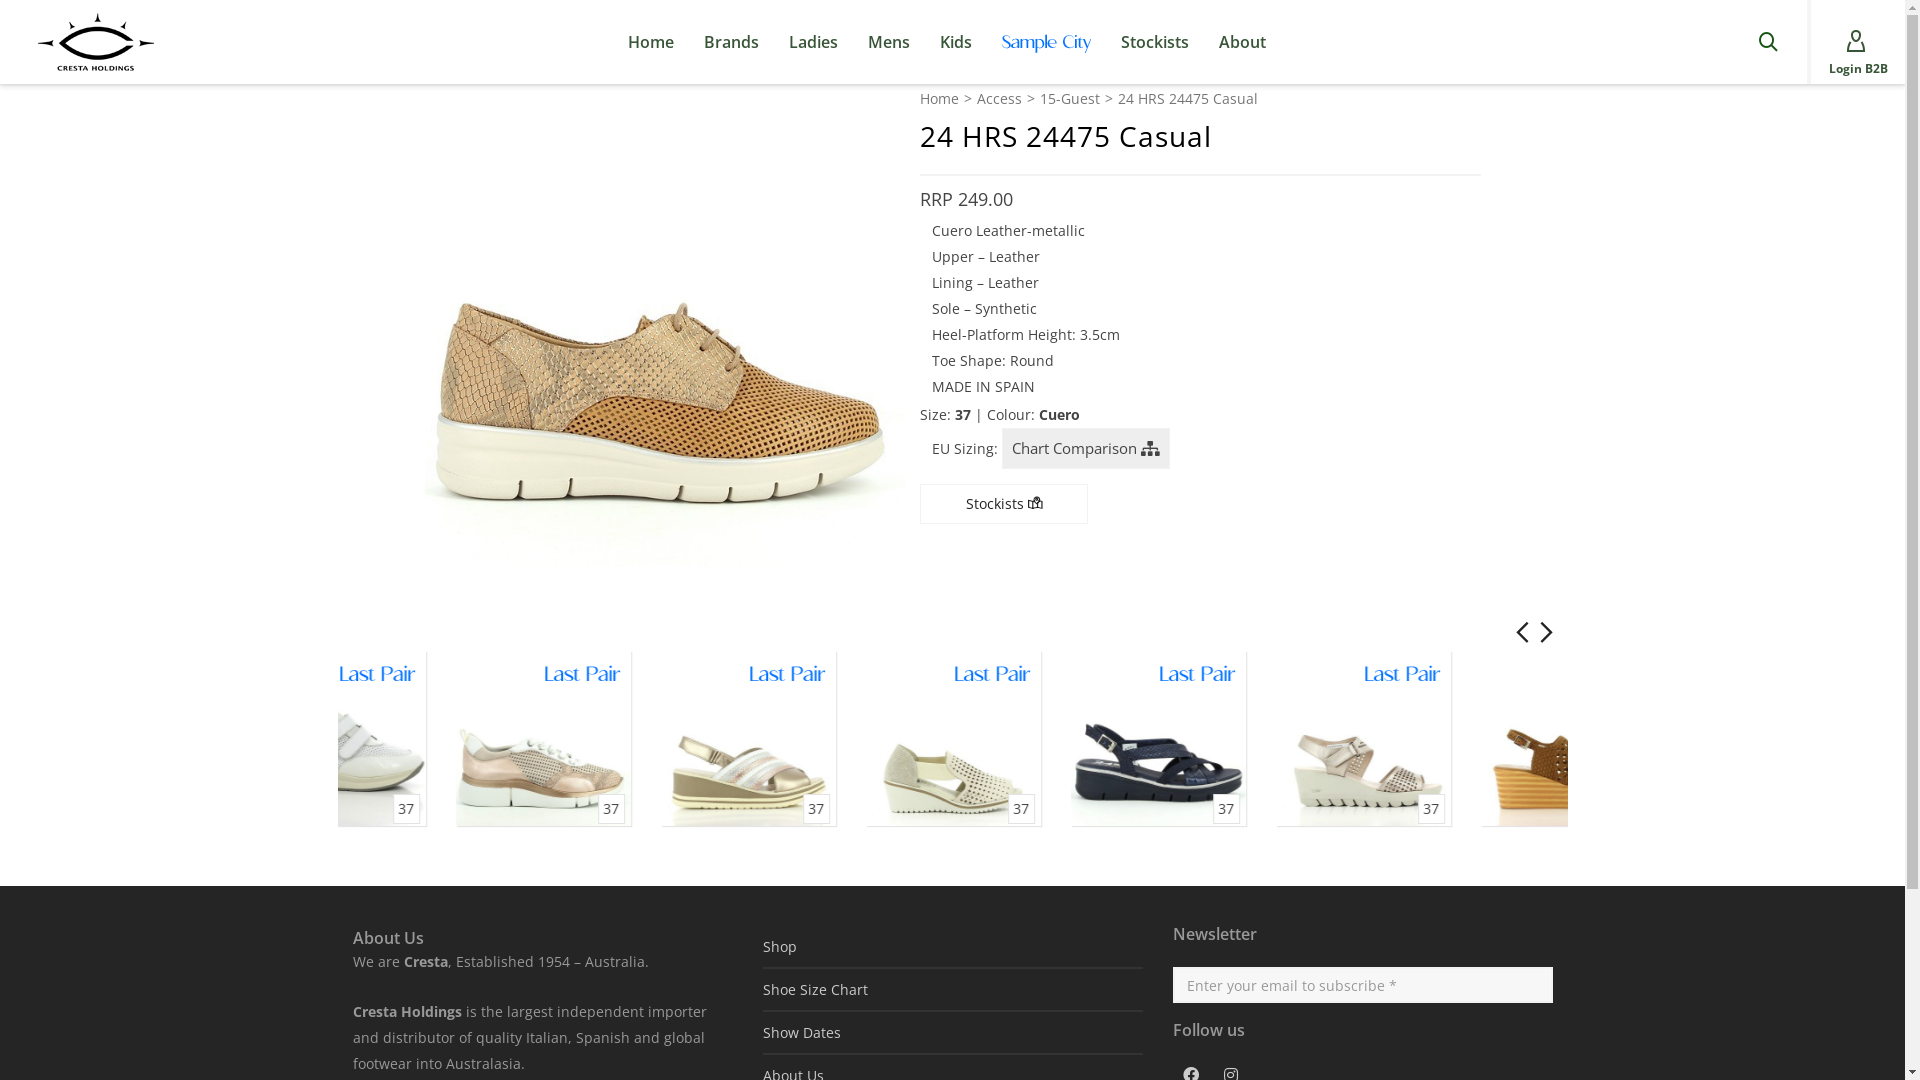 This screenshot has height=1080, width=1920. Describe the element at coordinates (1241, 42) in the screenshot. I see `'About'` at that location.